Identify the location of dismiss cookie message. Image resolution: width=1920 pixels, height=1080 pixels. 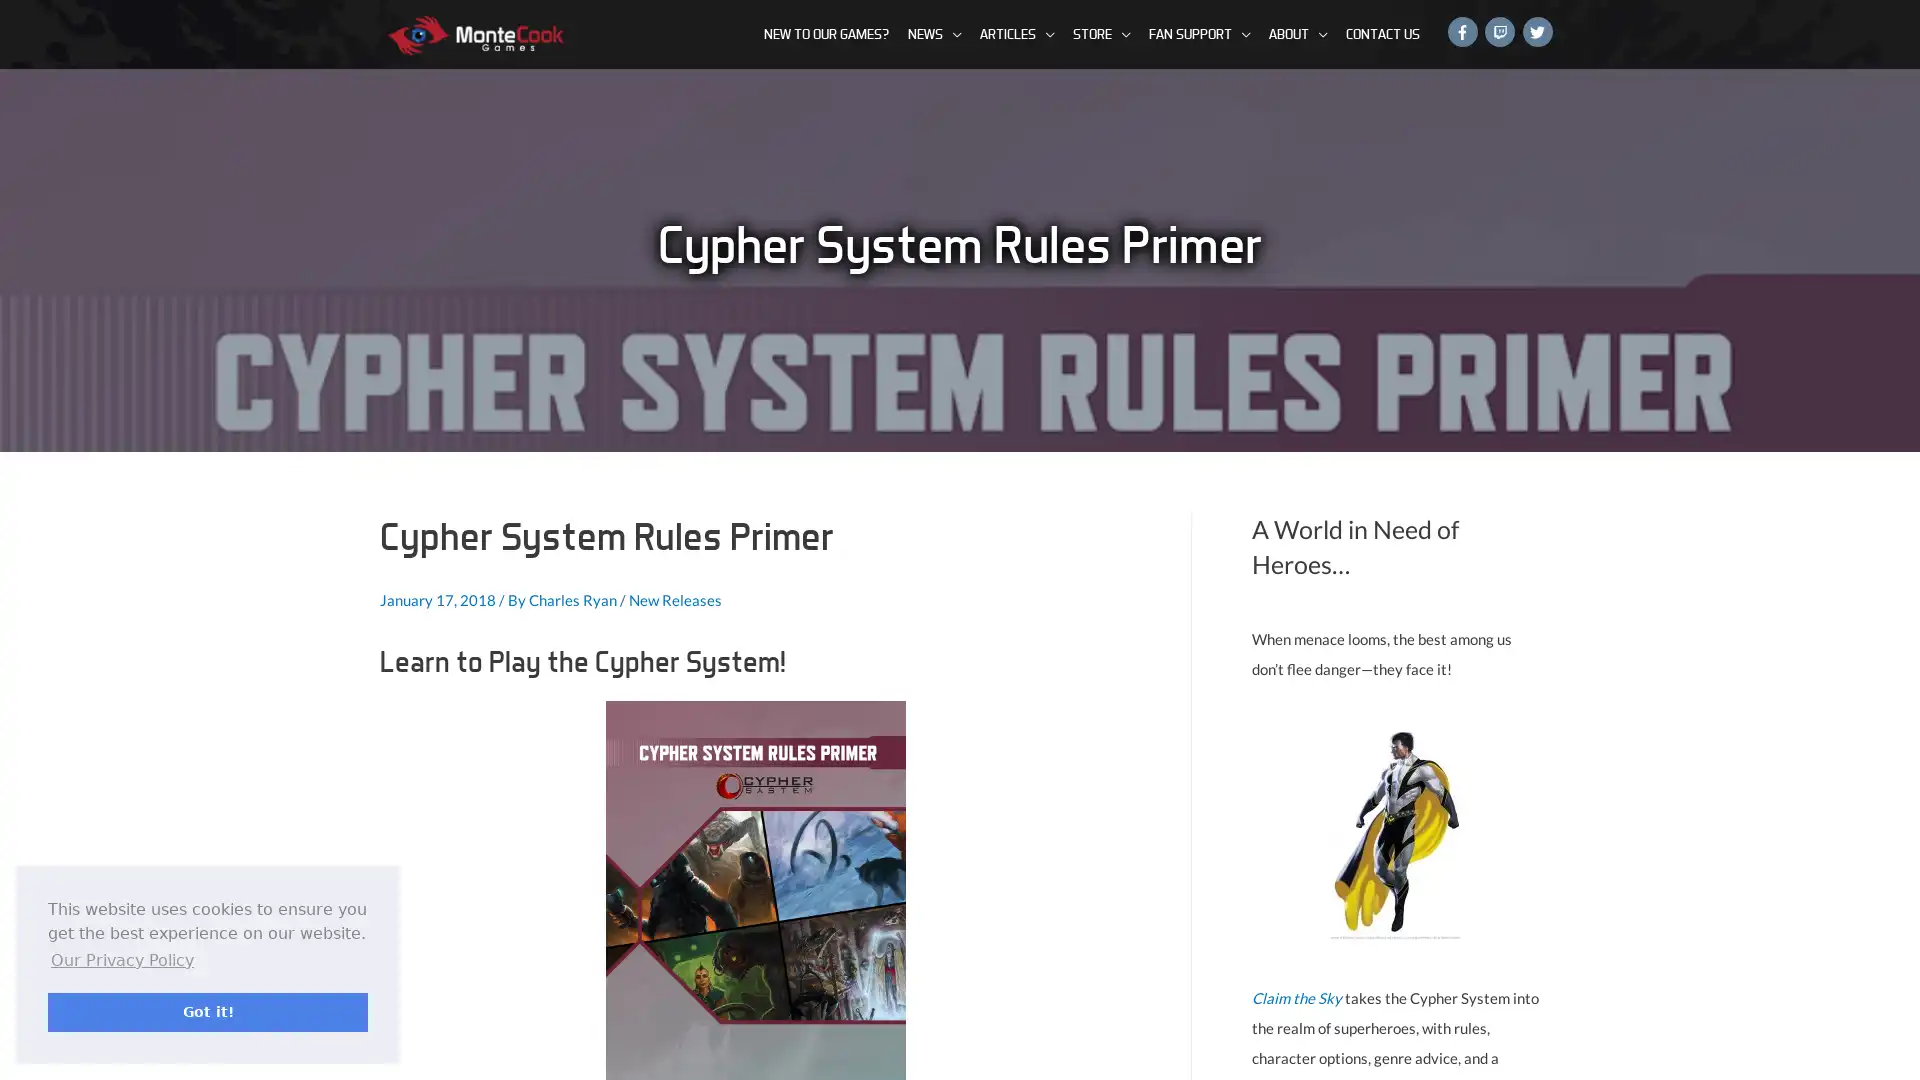
(207, 1011).